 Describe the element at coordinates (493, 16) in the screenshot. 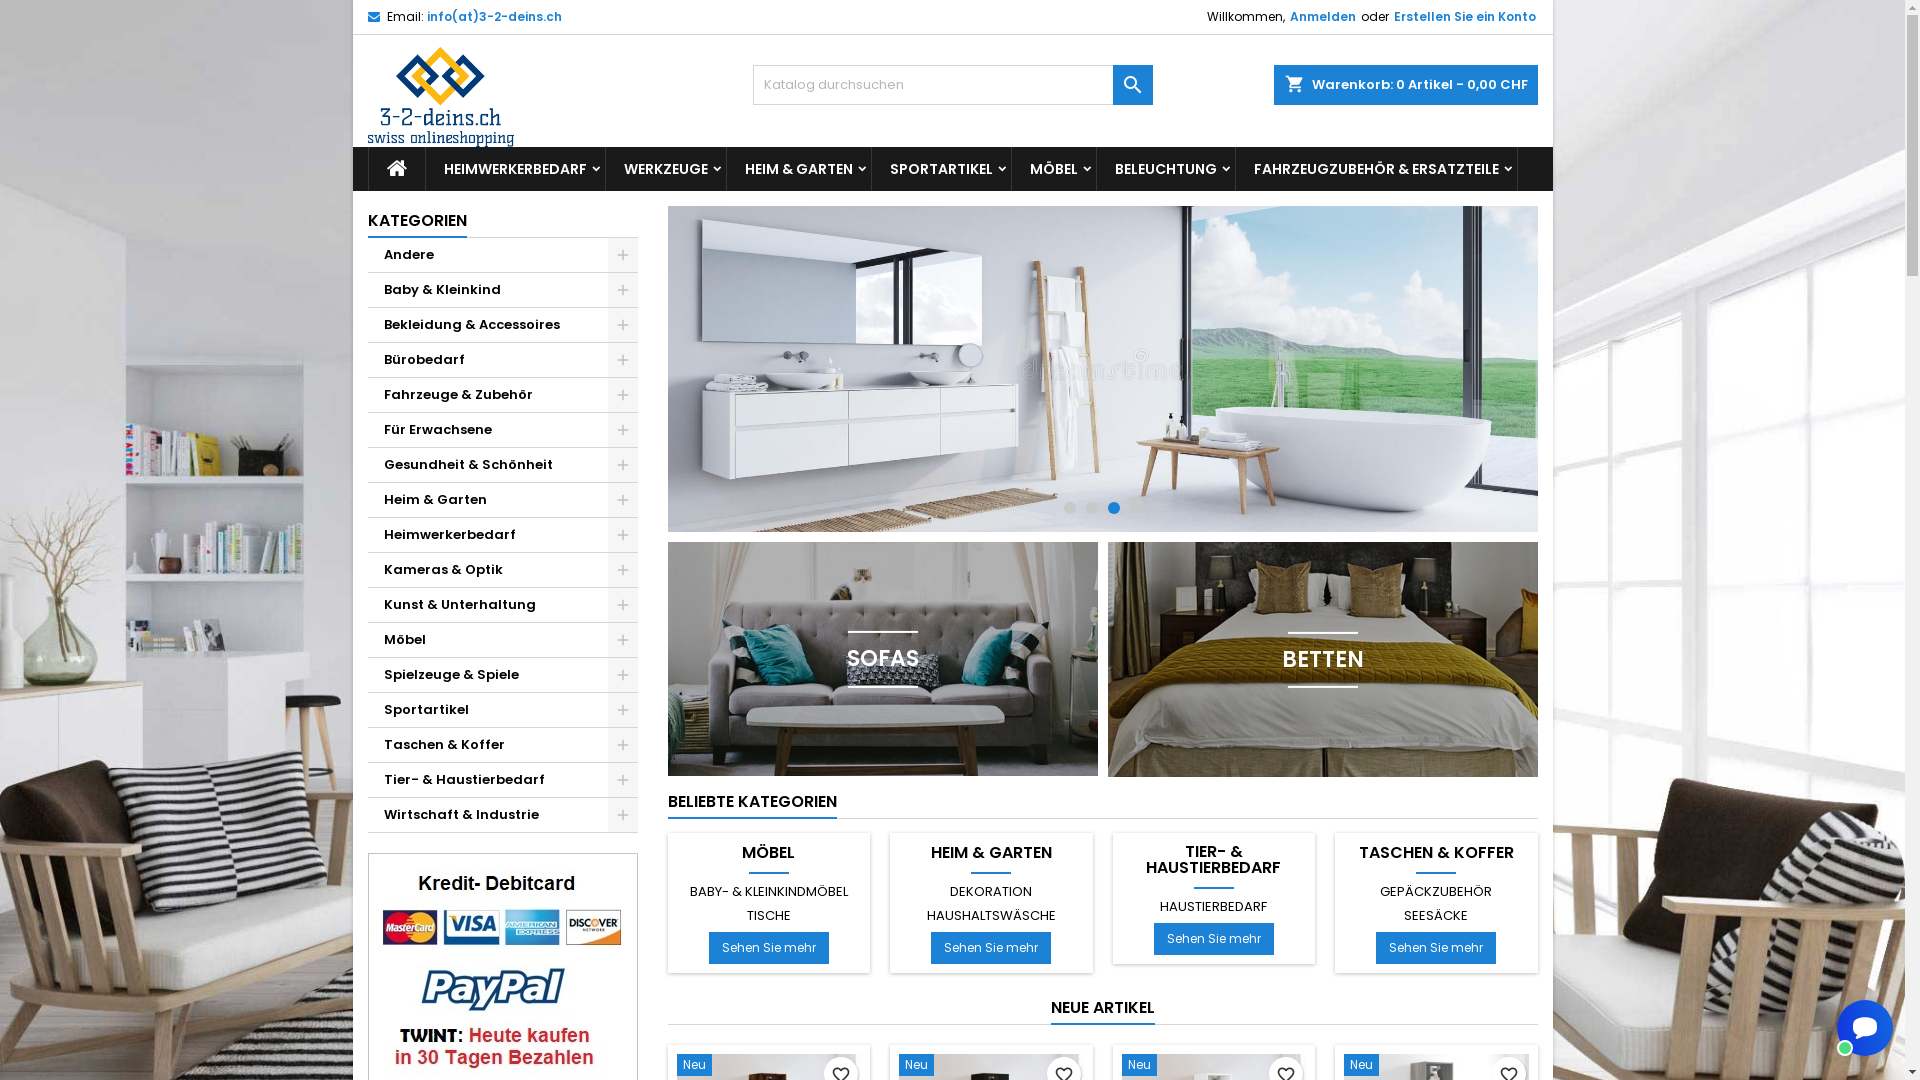

I see `'info(at)3-2-deins.ch'` at that location.